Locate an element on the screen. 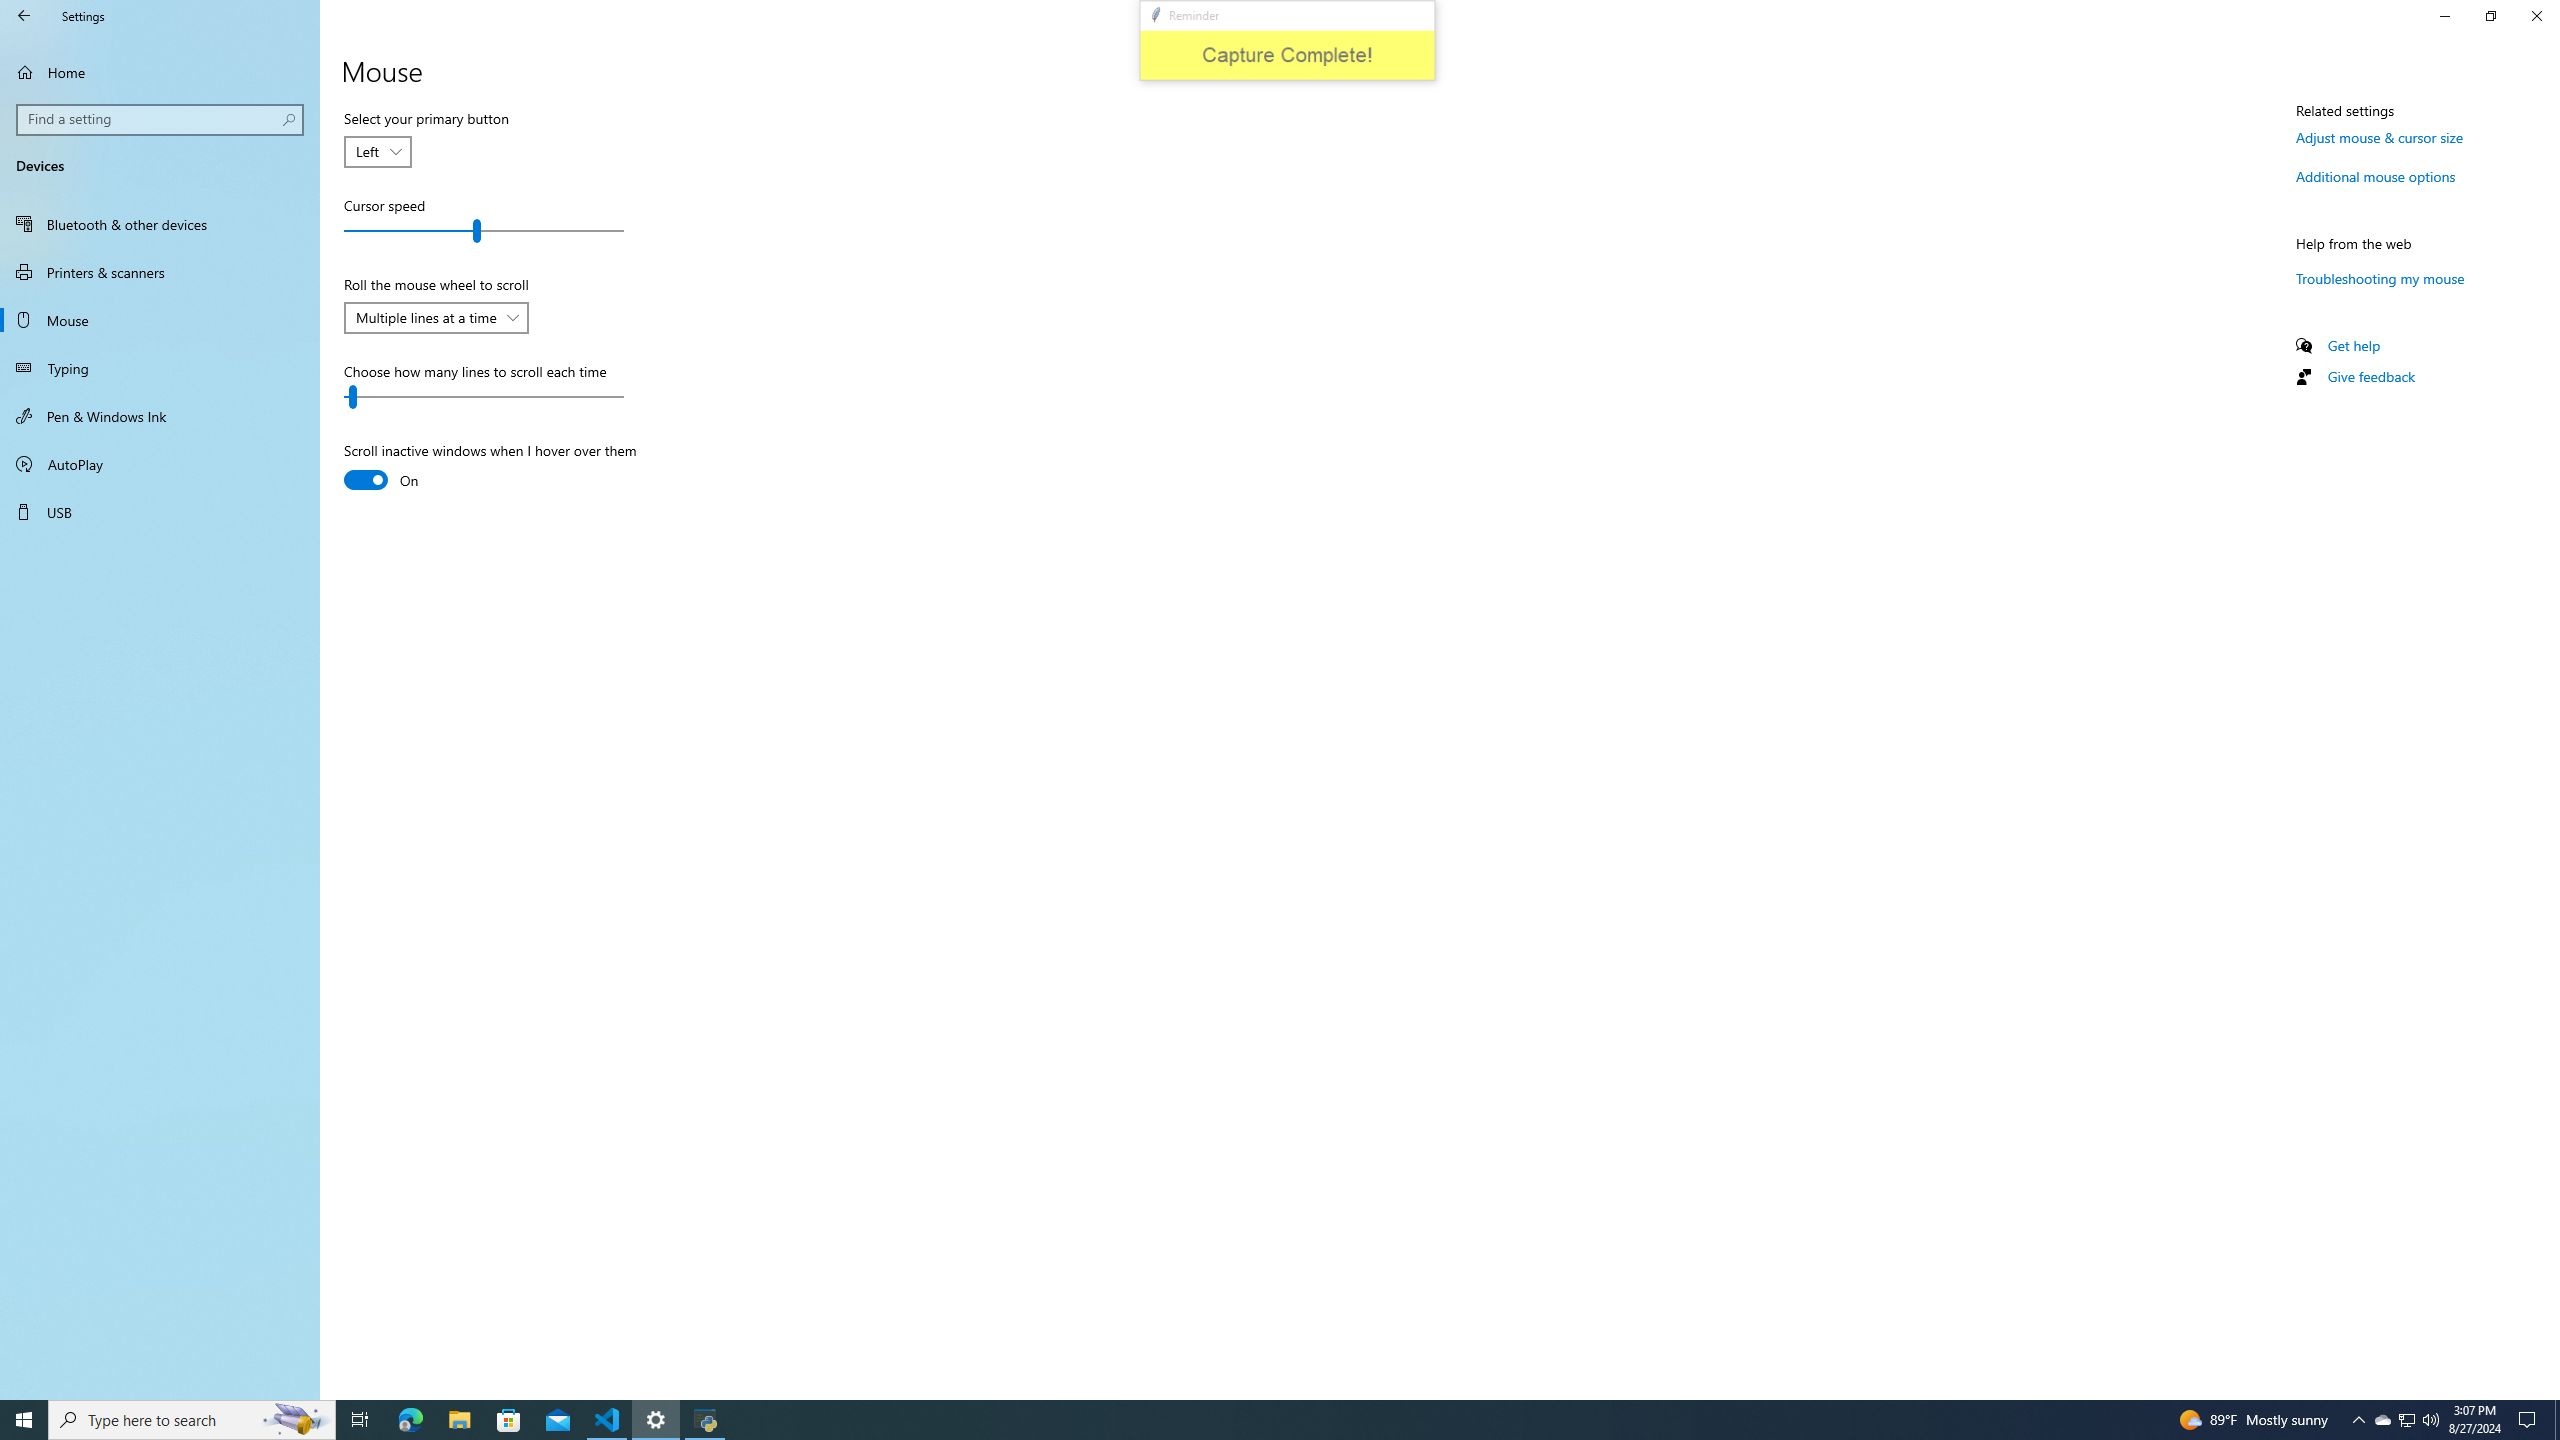 Image resolution: width=2560 pixels, height=1440 pixels. 'Close Settings' is located at coordinates (2535, 15).